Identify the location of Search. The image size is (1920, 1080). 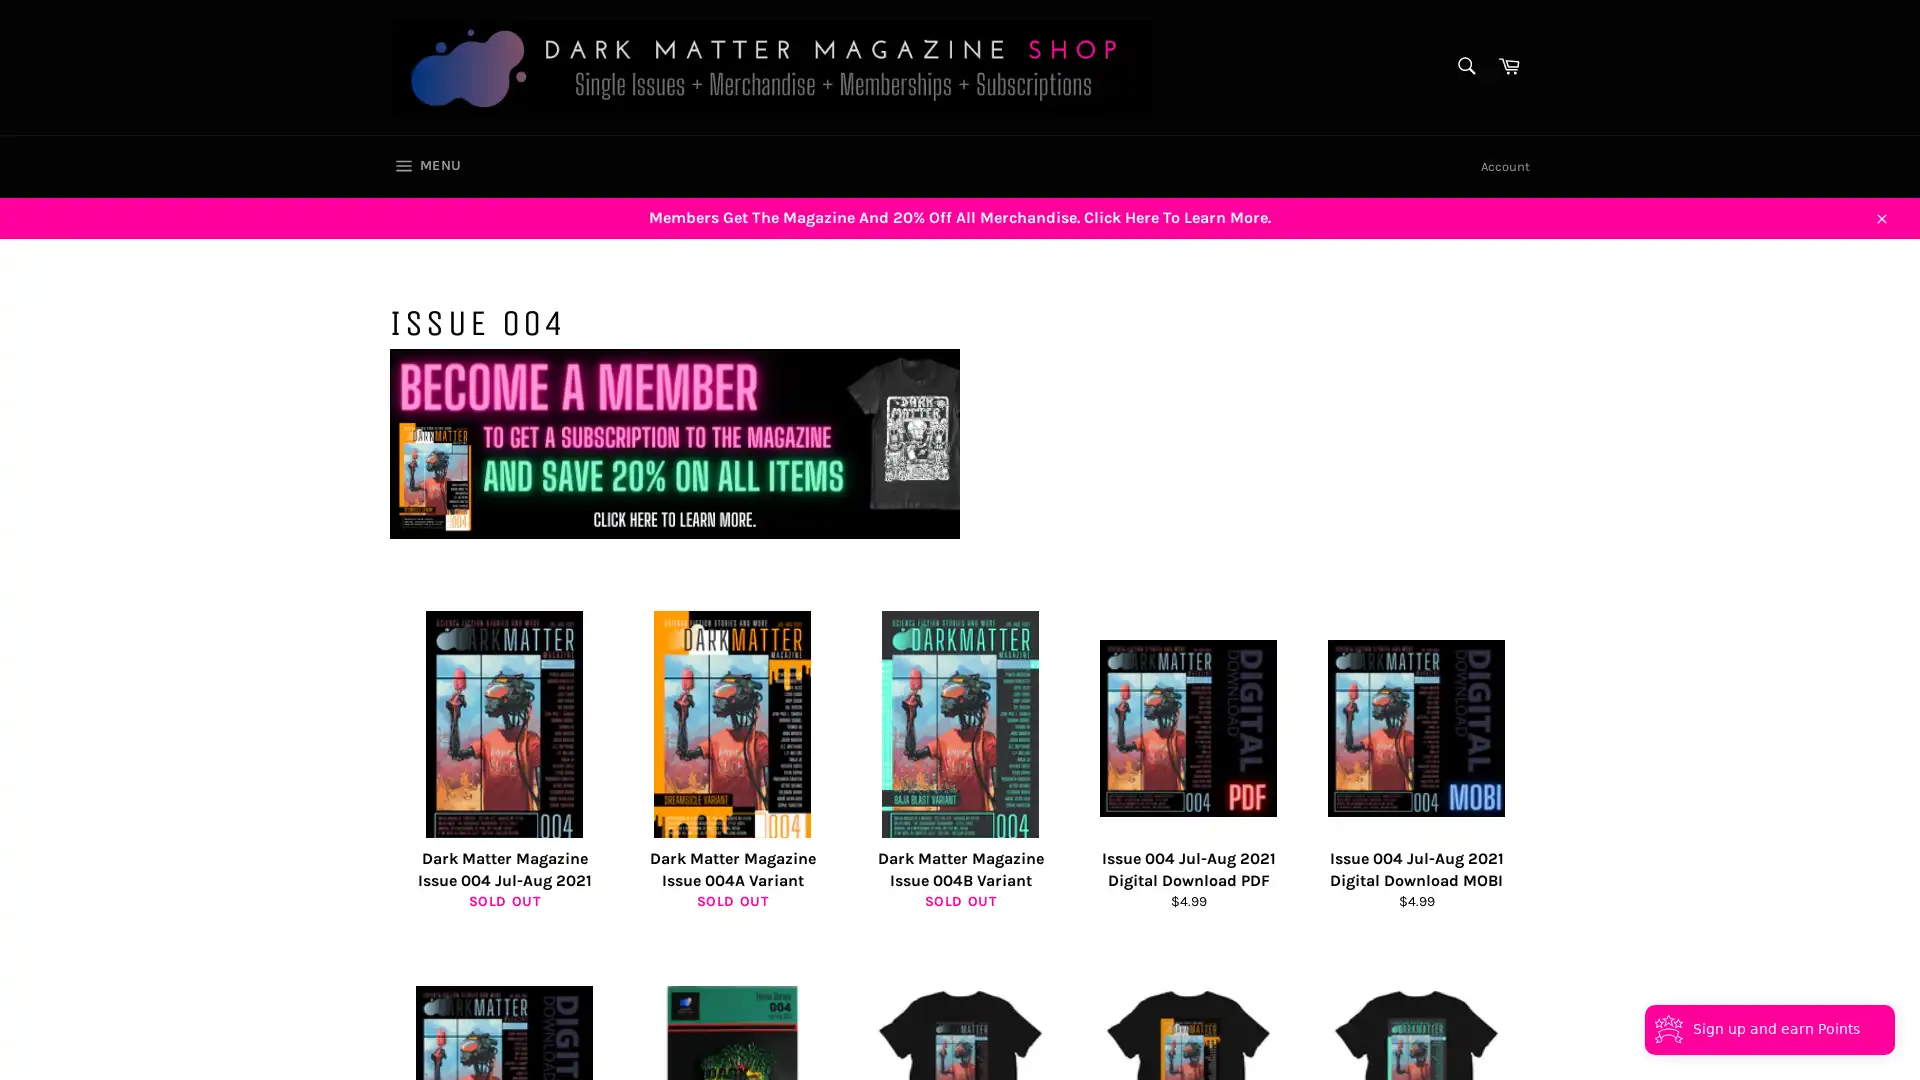
(1464, 64).